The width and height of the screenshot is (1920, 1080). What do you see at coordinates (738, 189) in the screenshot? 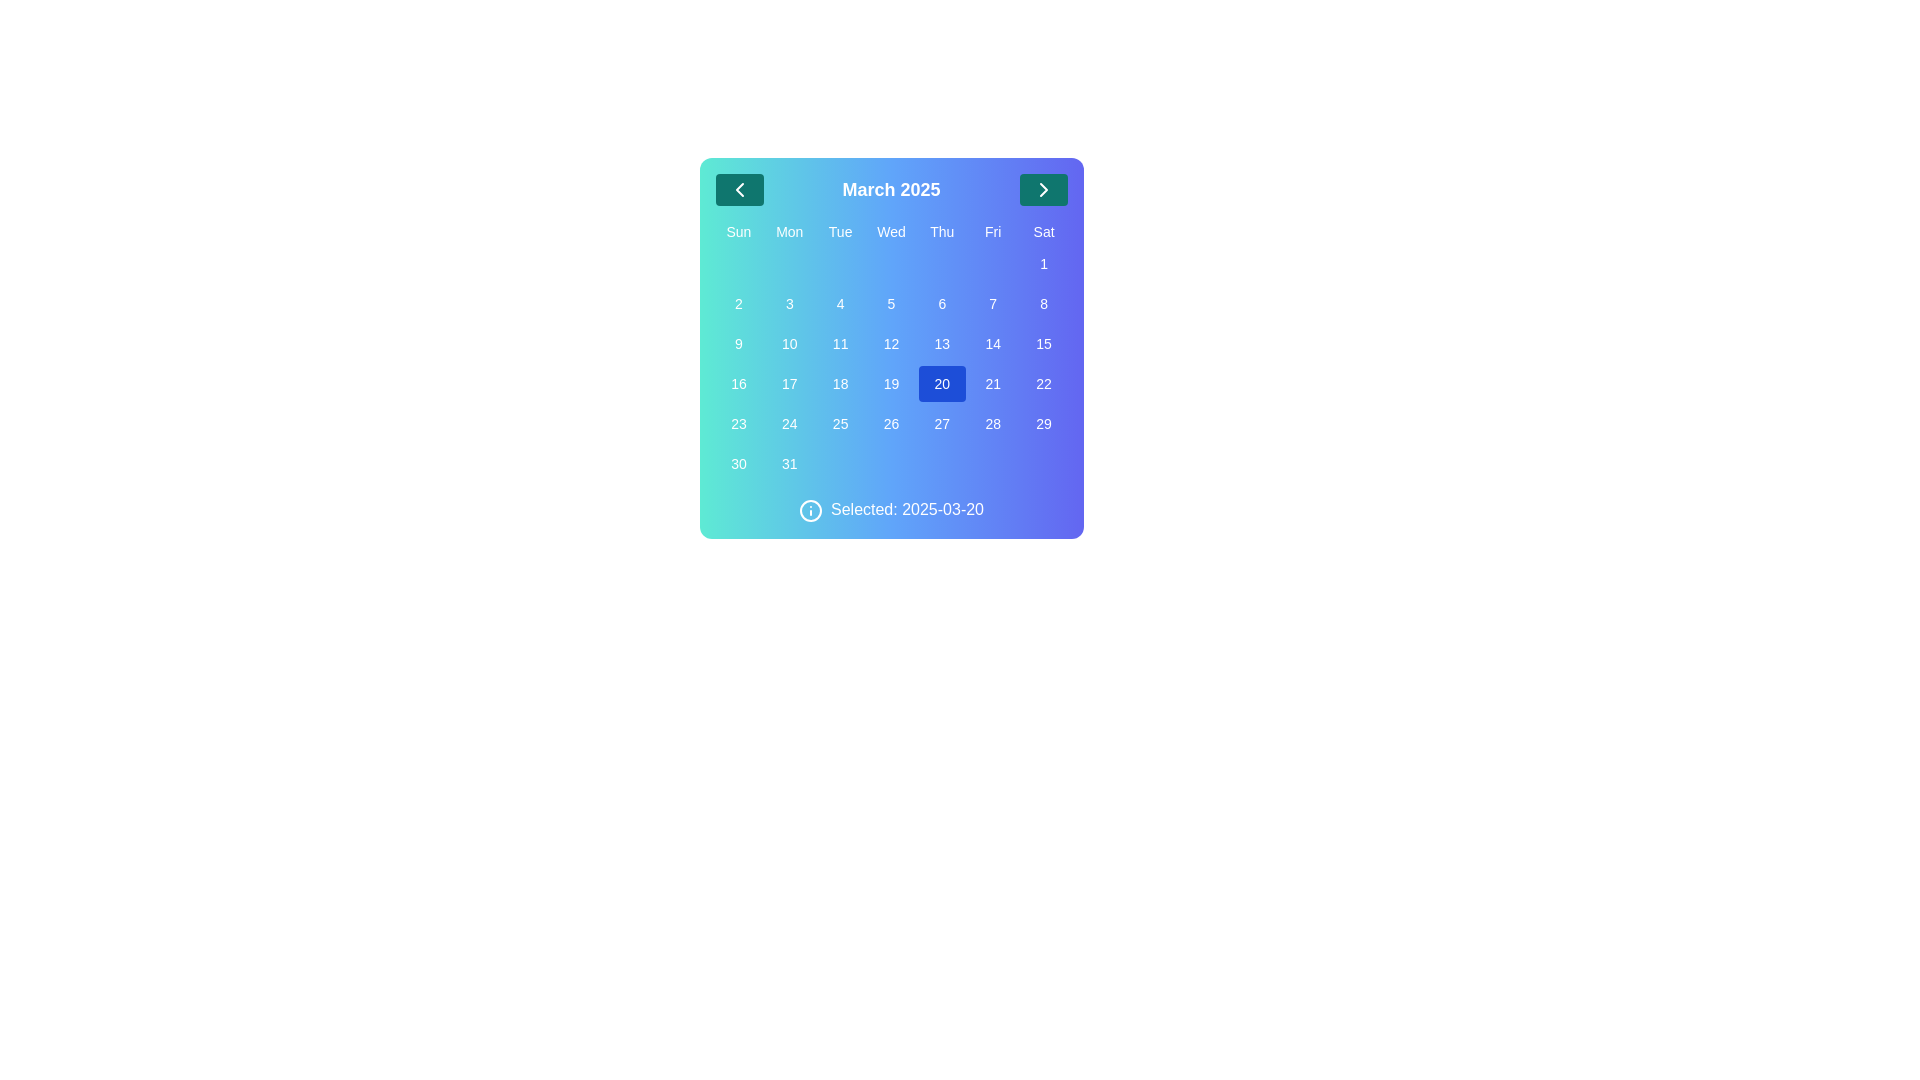
I see `the left-arrow icon button located in the top-left corner of the calendar header for accessibility navigation` at bounding box center [738, 189].